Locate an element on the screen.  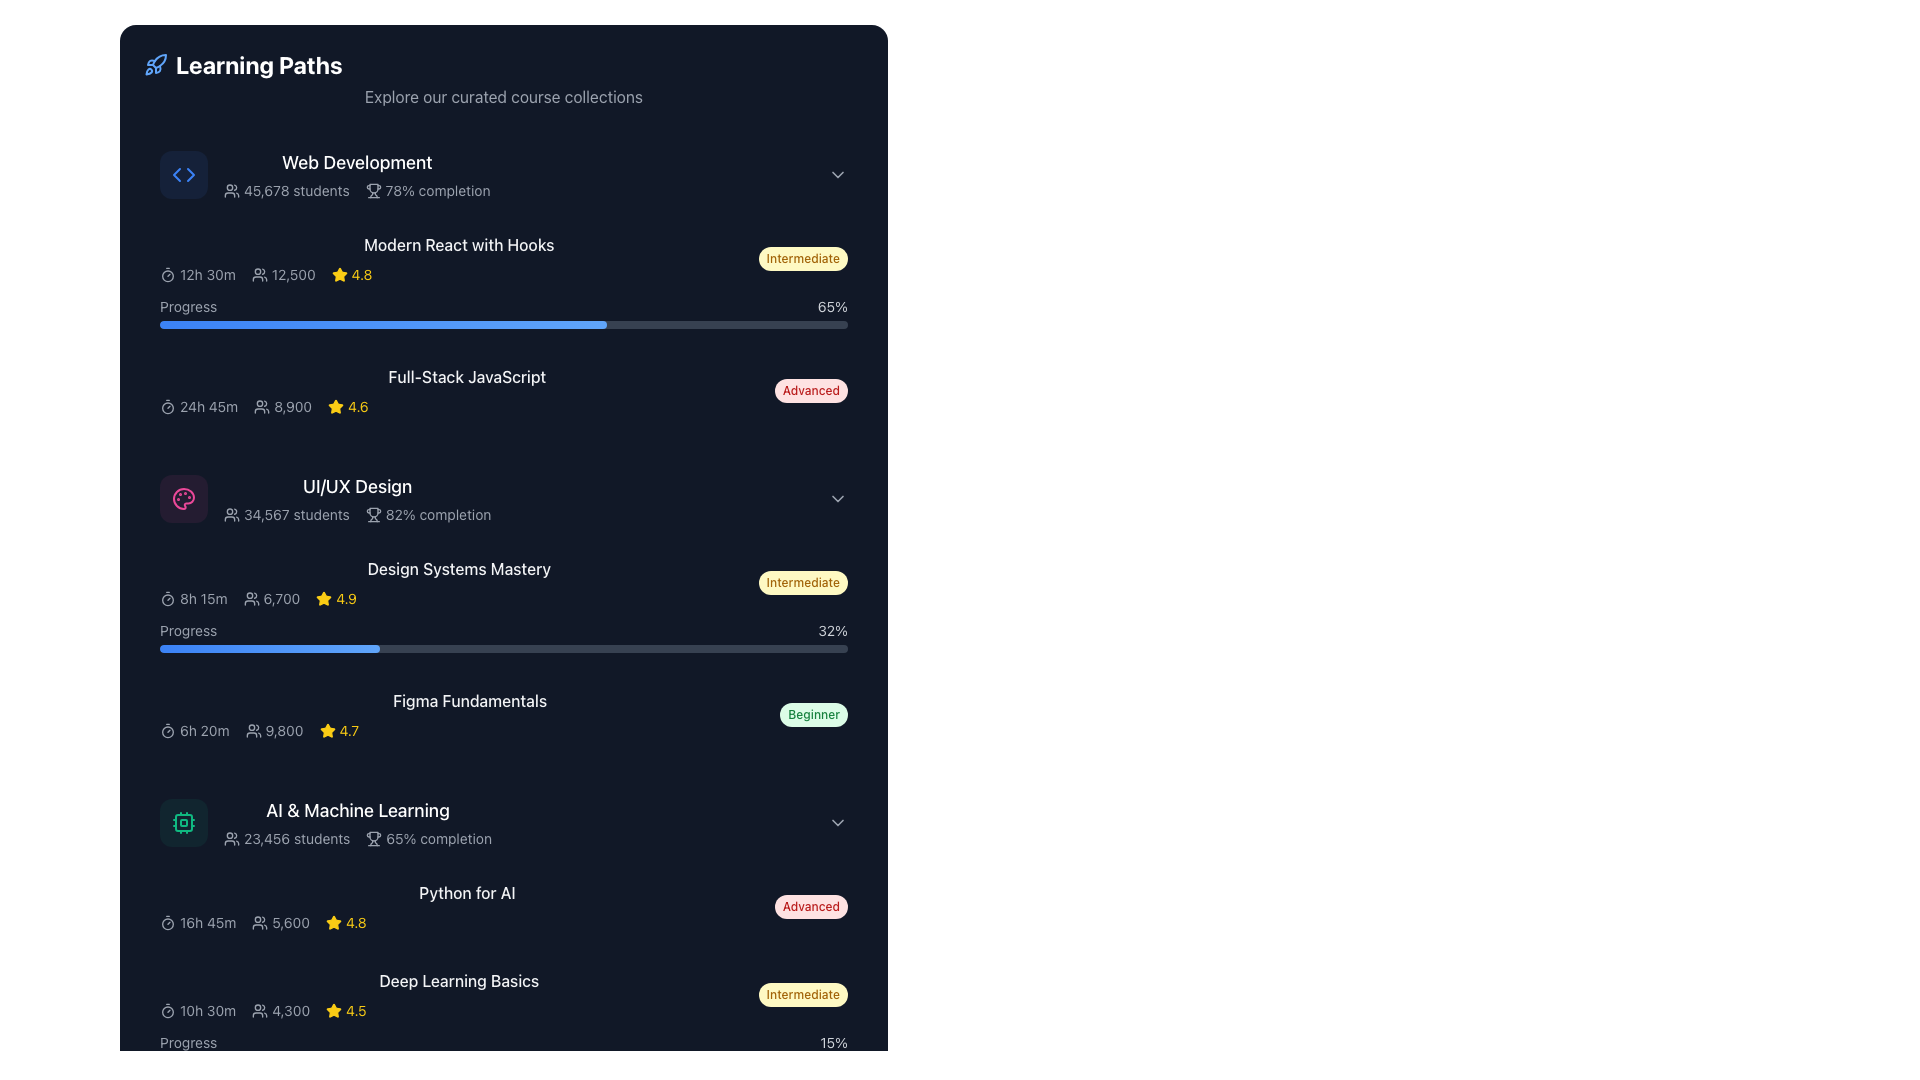
'Intermediate' label from the badge with a yellow background and rounded corners positioned at the bottom-right corner of the 'Deep Learning Basics' section is located at coordinates (803, 995).